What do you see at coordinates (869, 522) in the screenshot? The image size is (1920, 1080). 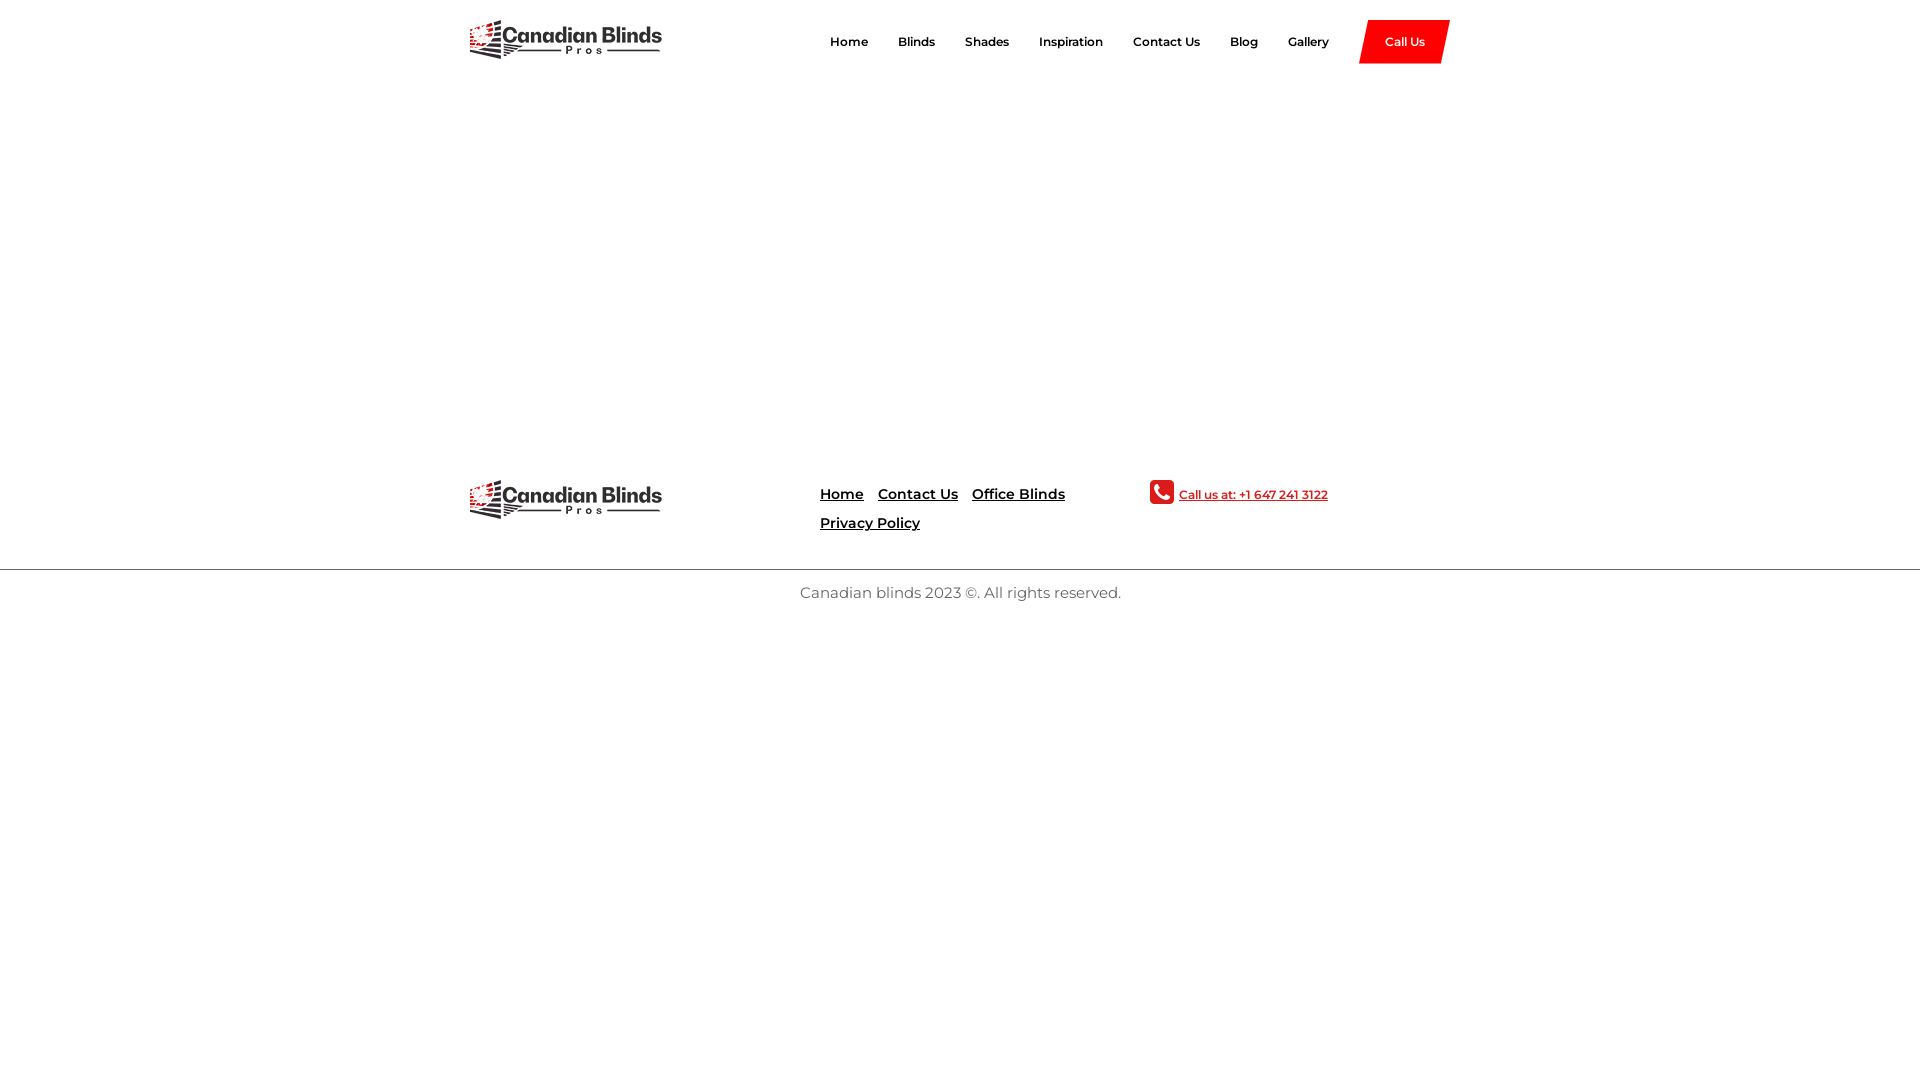 I see `'Privacy Policy'` at bounding box center [869, 522].